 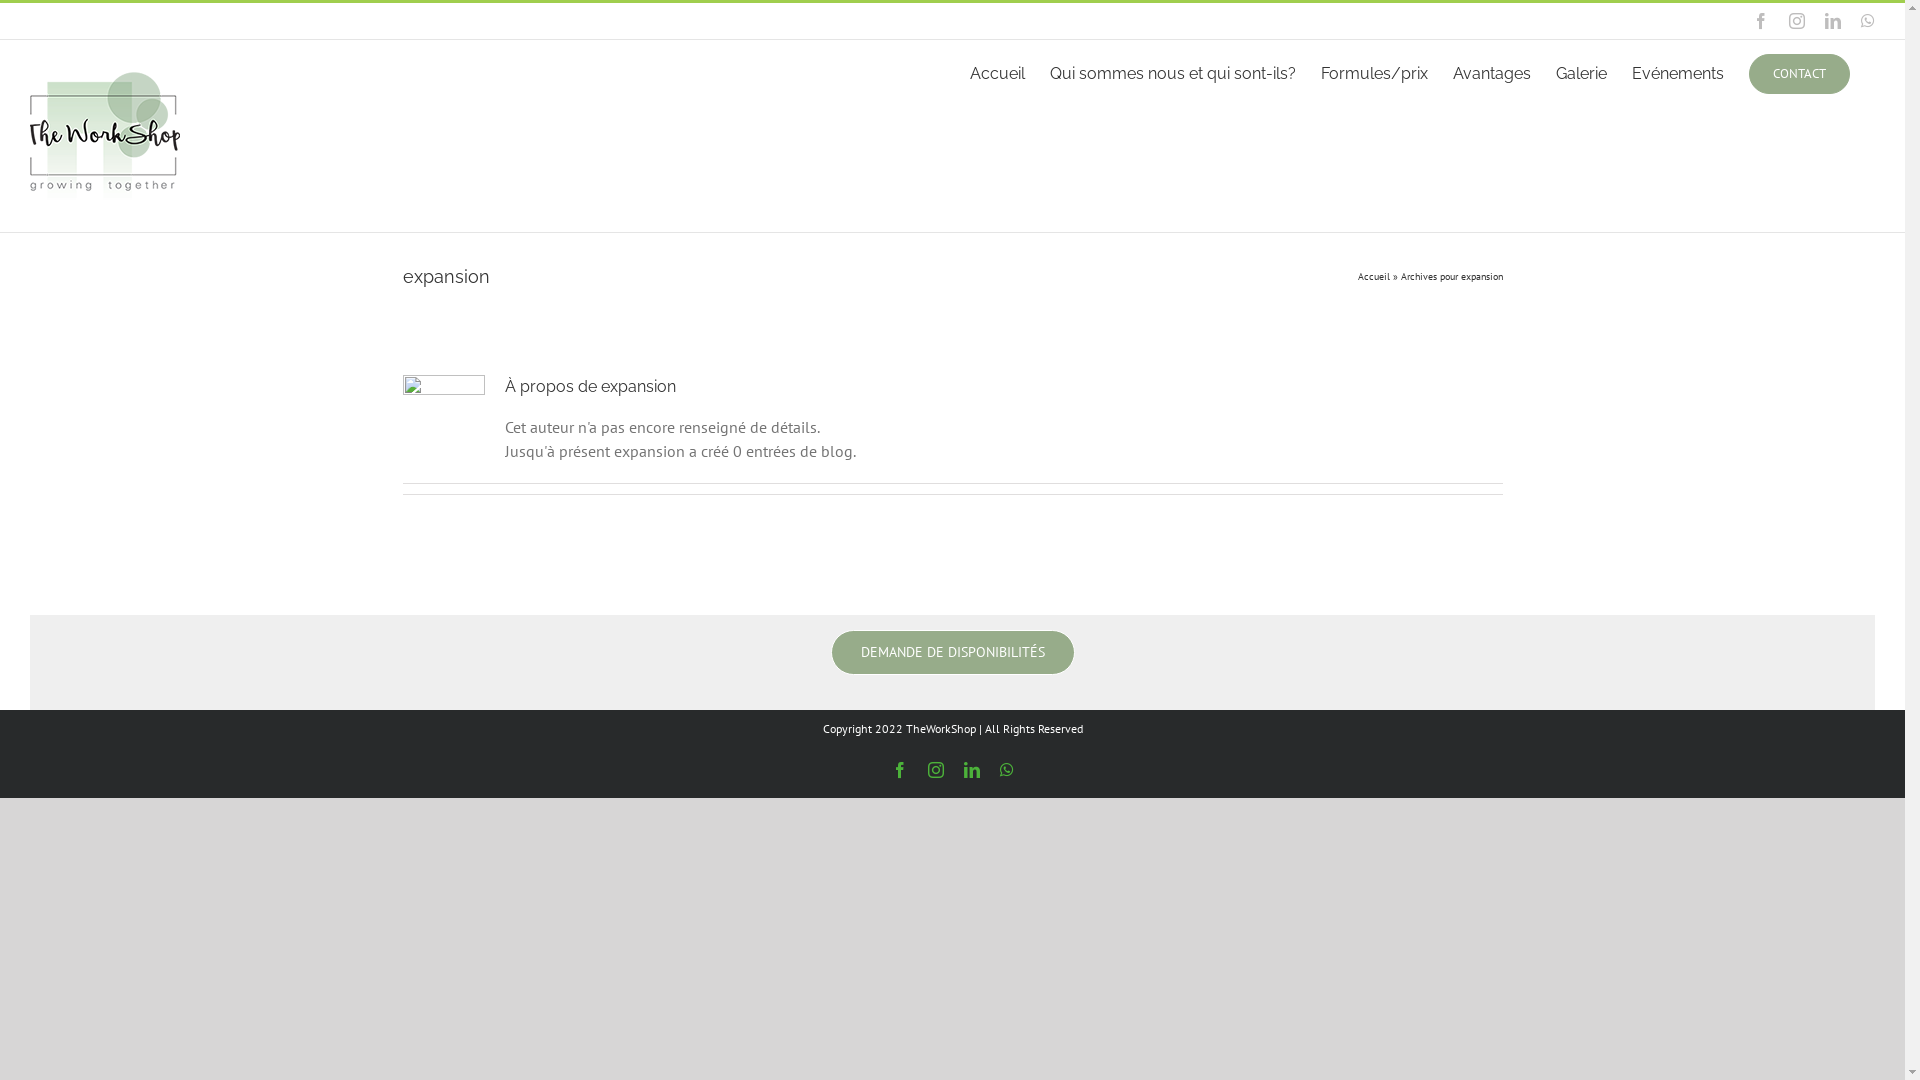 I want to click on 'Facebook', so click(x=1761, y=20).